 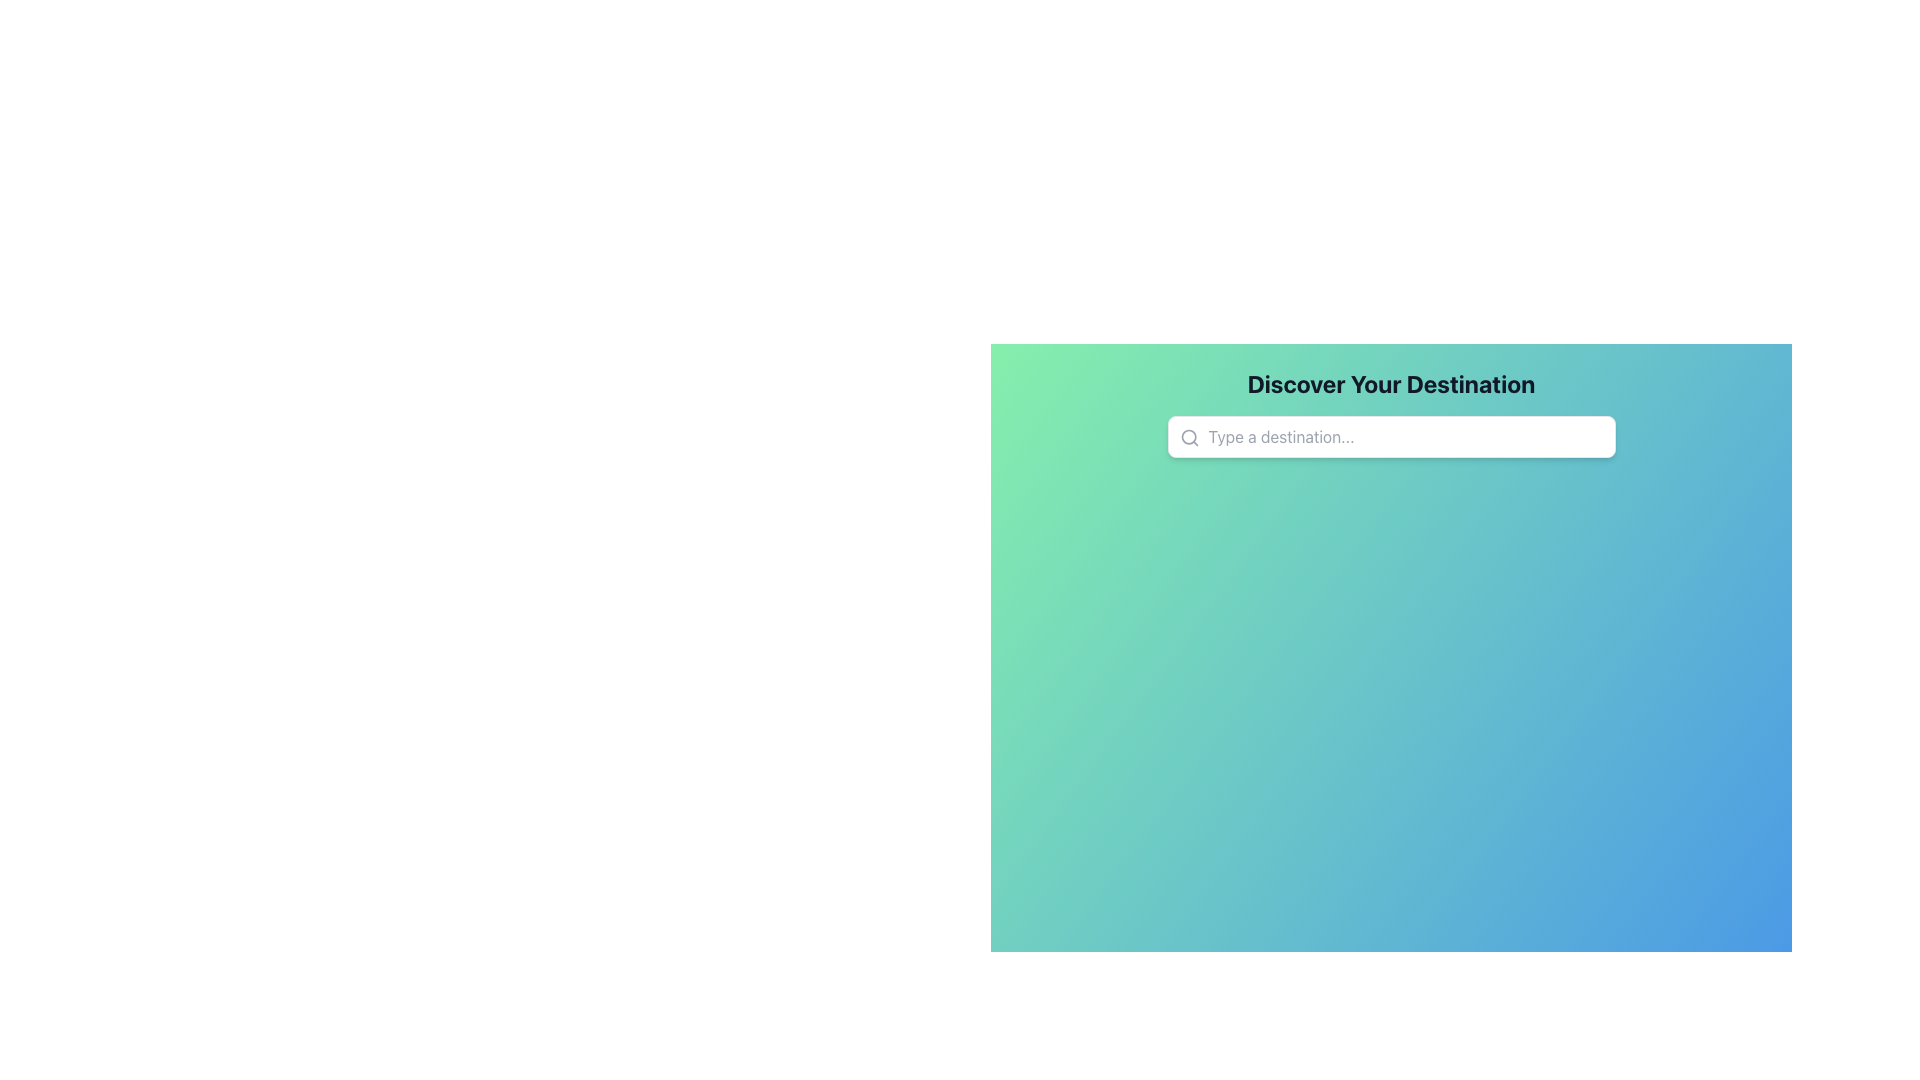 I want to click on the SVG Circle Element that is part of the magnifying glass icon, located on the left side of the search bar below the title 'Discover Your Destination', so click(x=1188, y=436).